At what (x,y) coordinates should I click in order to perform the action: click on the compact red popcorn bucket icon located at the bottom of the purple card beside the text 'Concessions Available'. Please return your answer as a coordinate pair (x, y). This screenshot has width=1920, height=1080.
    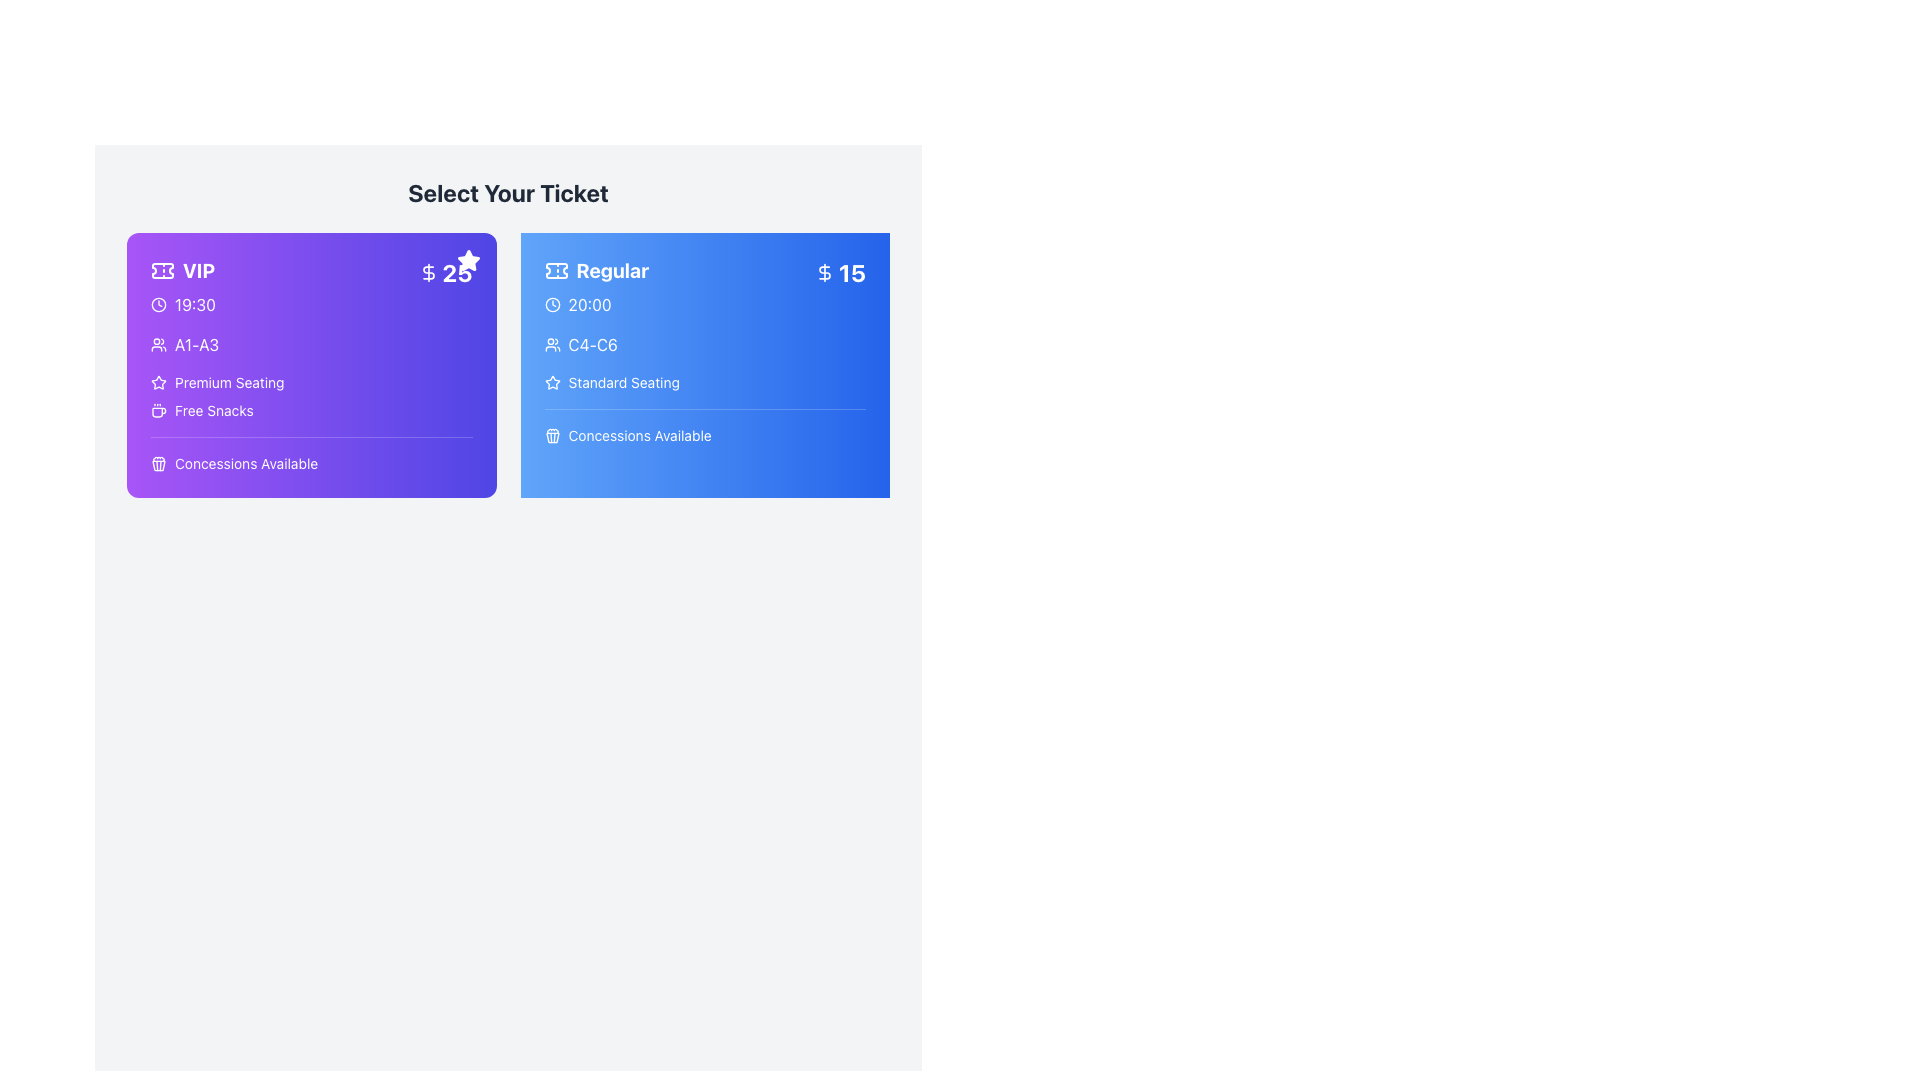
    Looking at the image, I should click on (157, 463).